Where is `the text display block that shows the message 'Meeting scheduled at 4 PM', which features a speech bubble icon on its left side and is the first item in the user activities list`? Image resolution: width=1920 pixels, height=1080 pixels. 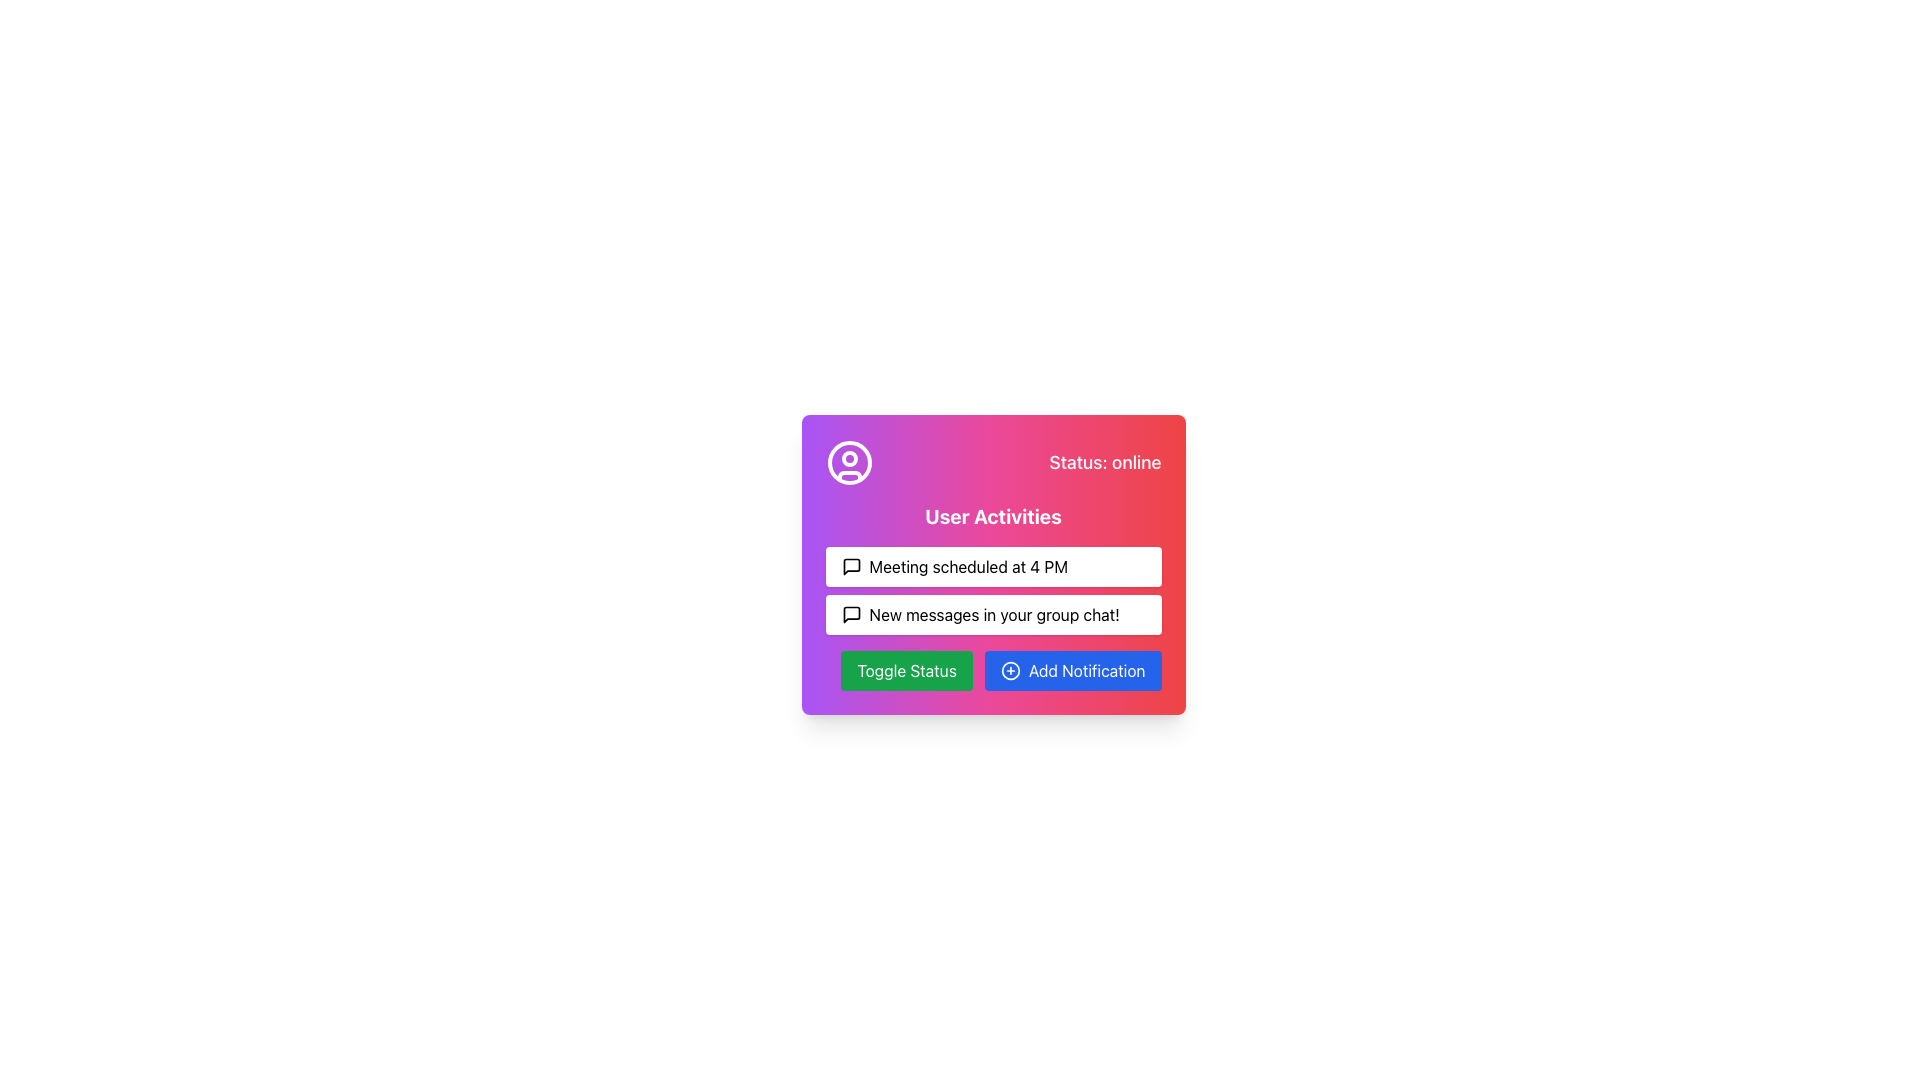 the text display block that shows the message 'Meeting scheduled at 4 PM', which features a speech bubble icon on its left side and is the first item in the user activities list is located at coordinates (993, 567).